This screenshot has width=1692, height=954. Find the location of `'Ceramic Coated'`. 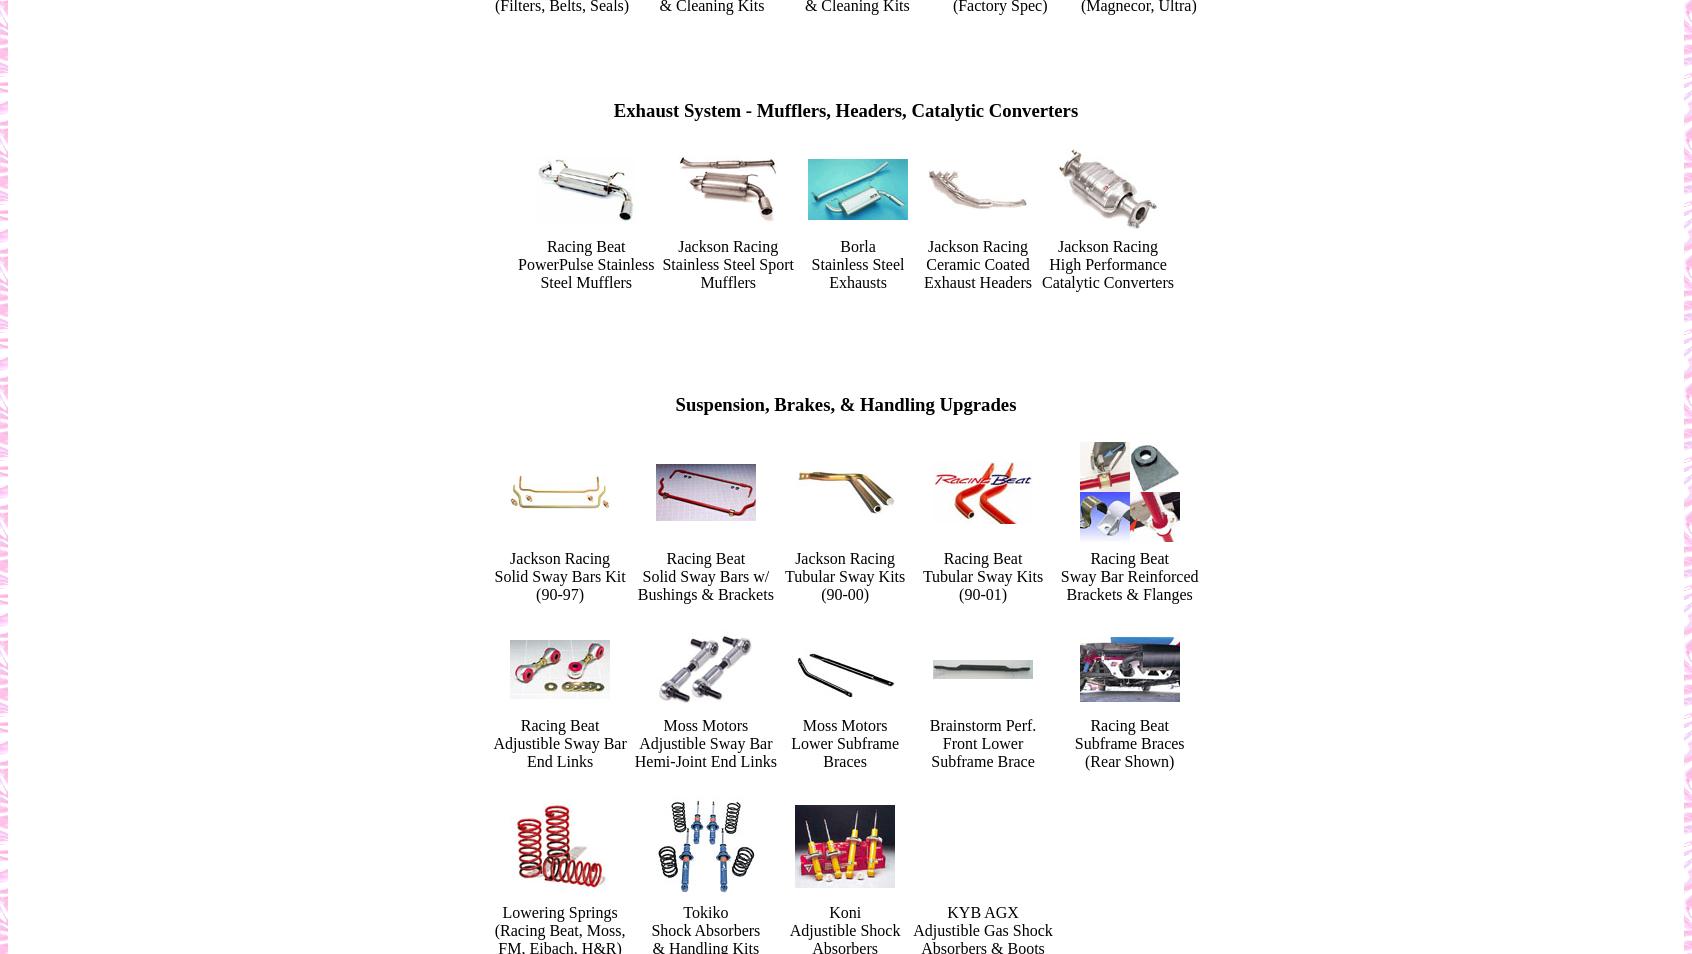

'Ceramic Coated' is located at coordinates (926, 264).